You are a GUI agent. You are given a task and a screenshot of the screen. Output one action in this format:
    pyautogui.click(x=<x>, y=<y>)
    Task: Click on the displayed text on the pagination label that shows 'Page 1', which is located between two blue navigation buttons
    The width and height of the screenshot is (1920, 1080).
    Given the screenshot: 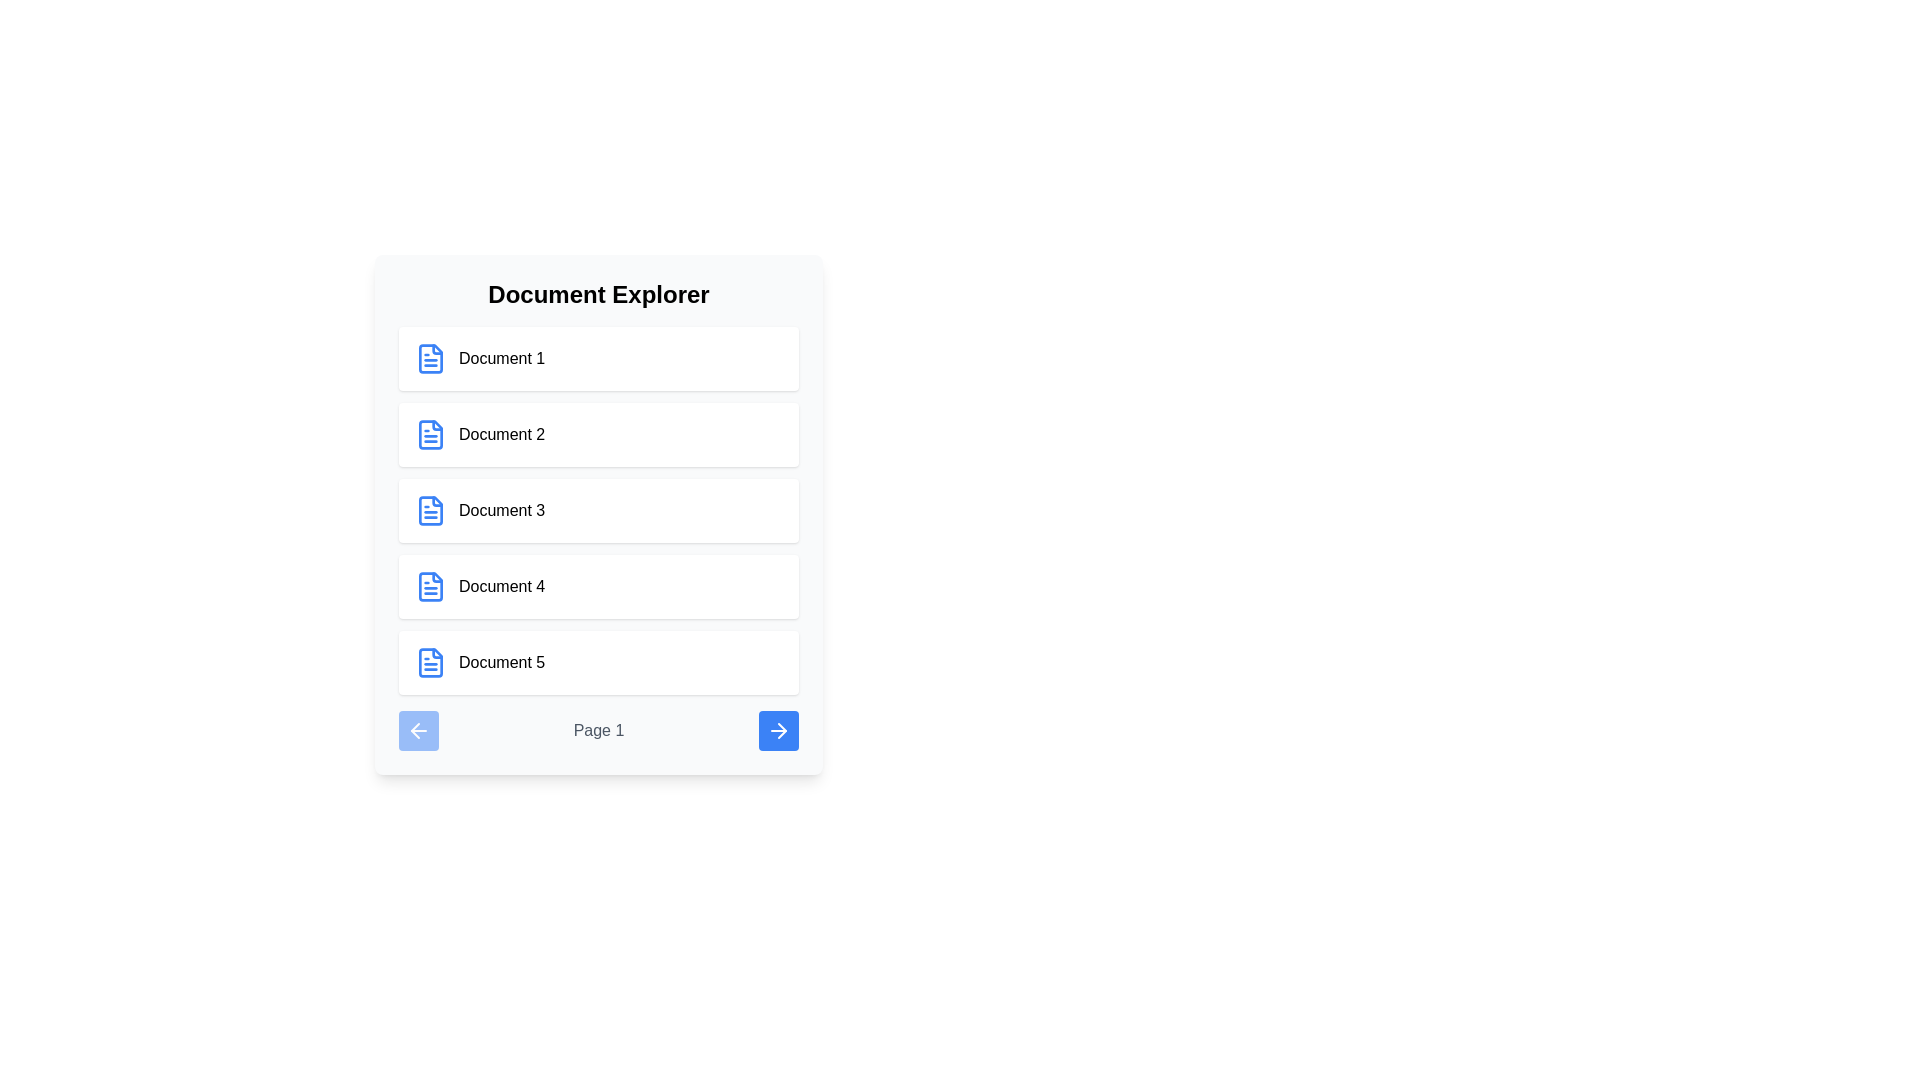 What is the action you would take?
    pyautogui.click(x=598, y=731)
    